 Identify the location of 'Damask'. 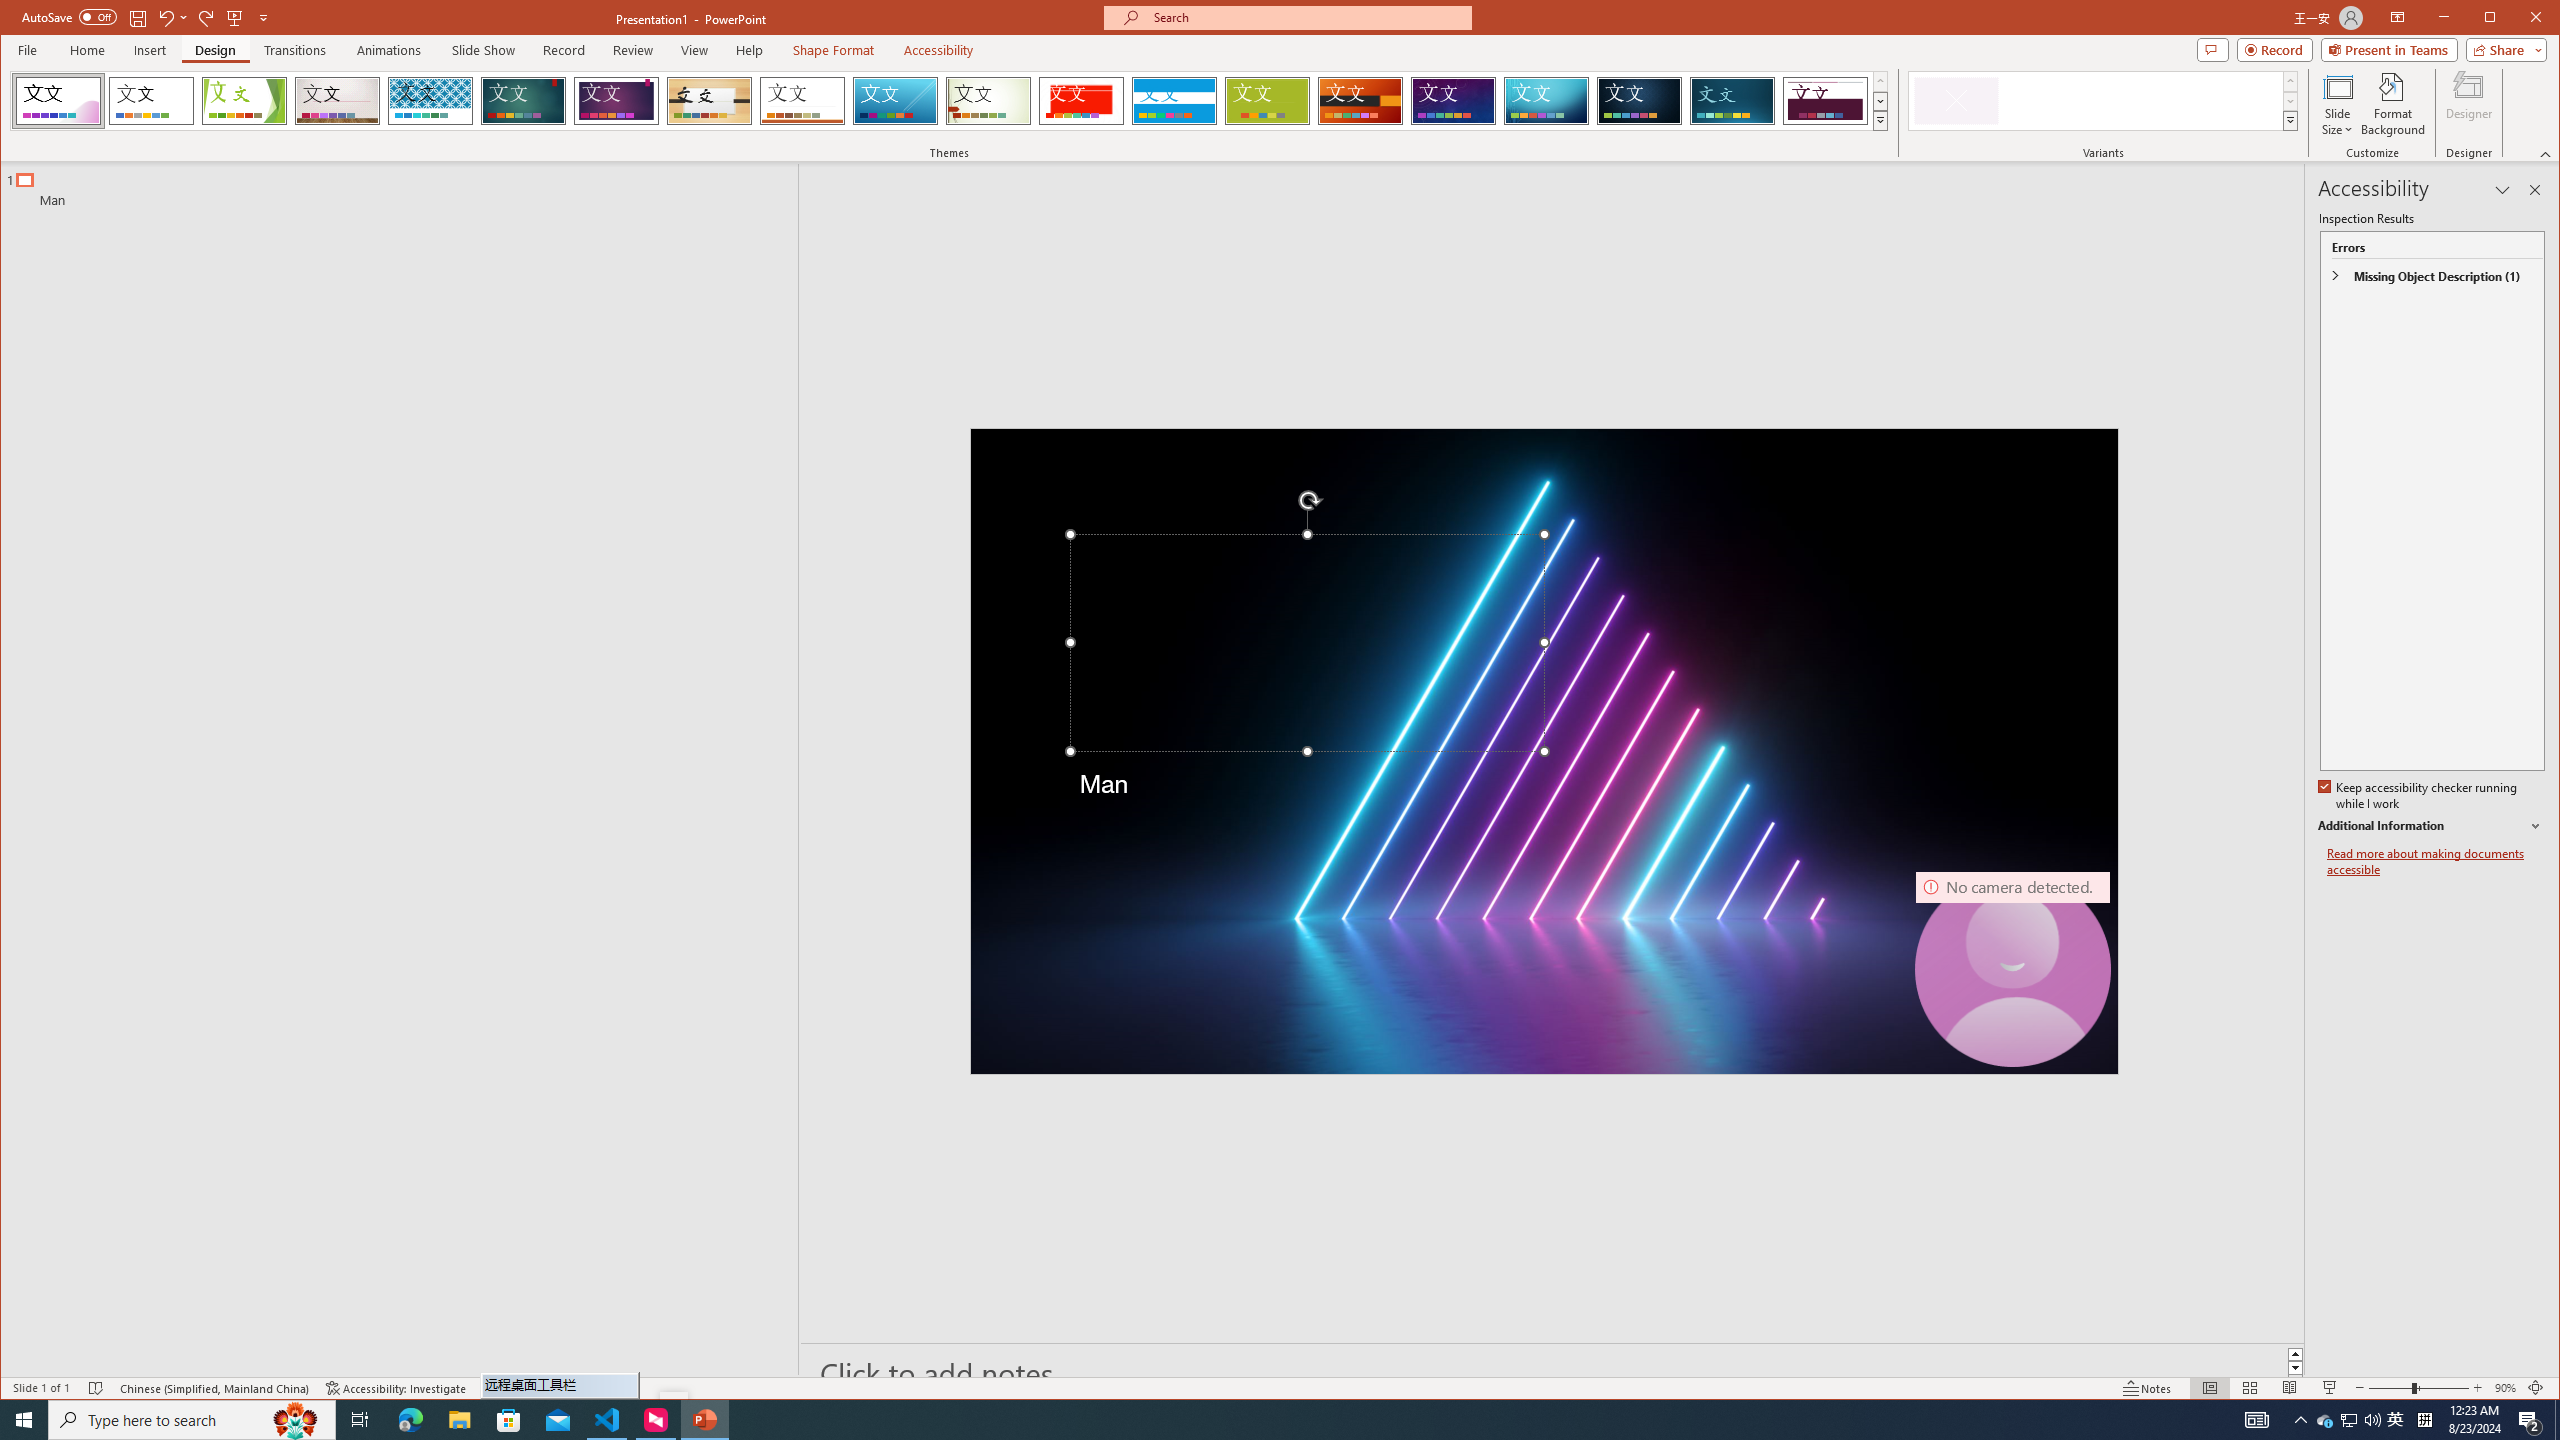
(1638, 100).